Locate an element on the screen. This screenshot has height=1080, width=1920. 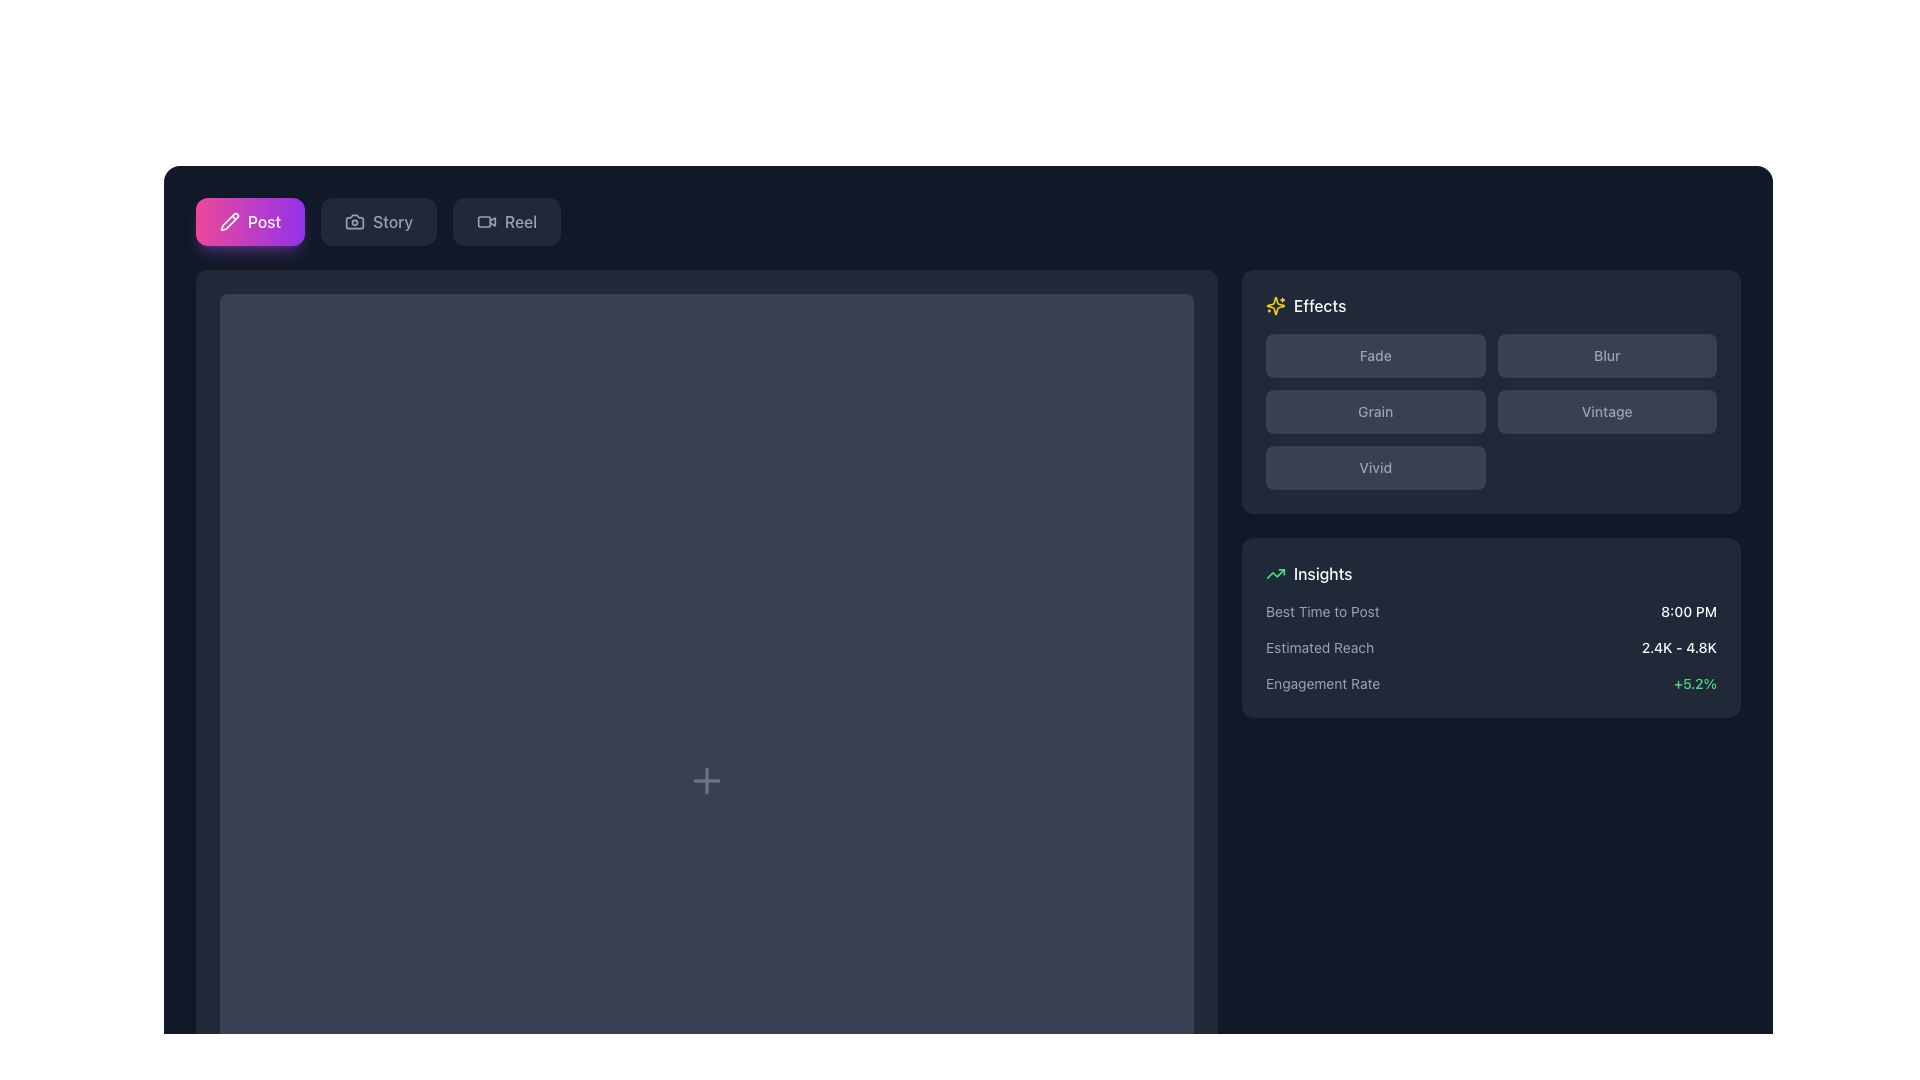
the 'Story' button, which features a camera icon with a detailed outline-style design, located at the top left of the interface is located at coordinates (355, 222).